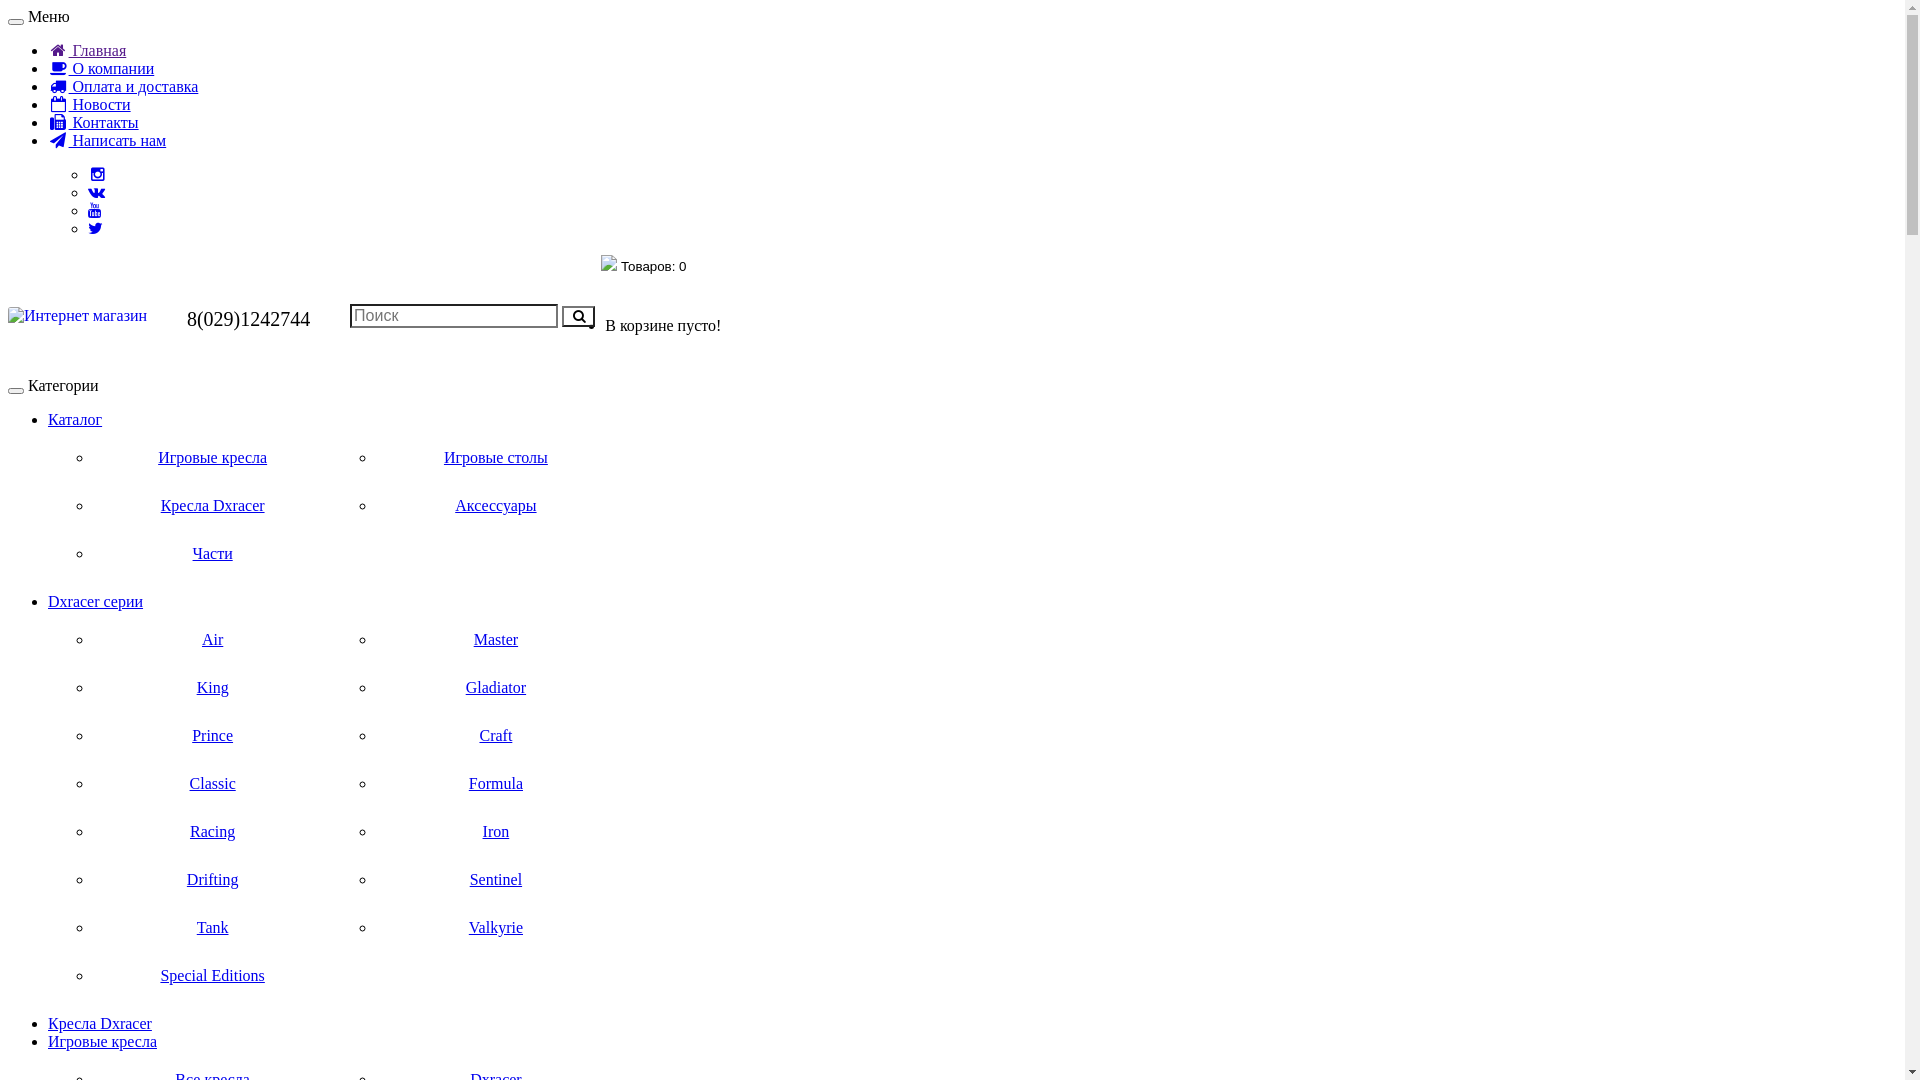 Image resolution: width=1920 pixels, height=1080 pixels. I want to click on 'Prince', so click(212, 736).